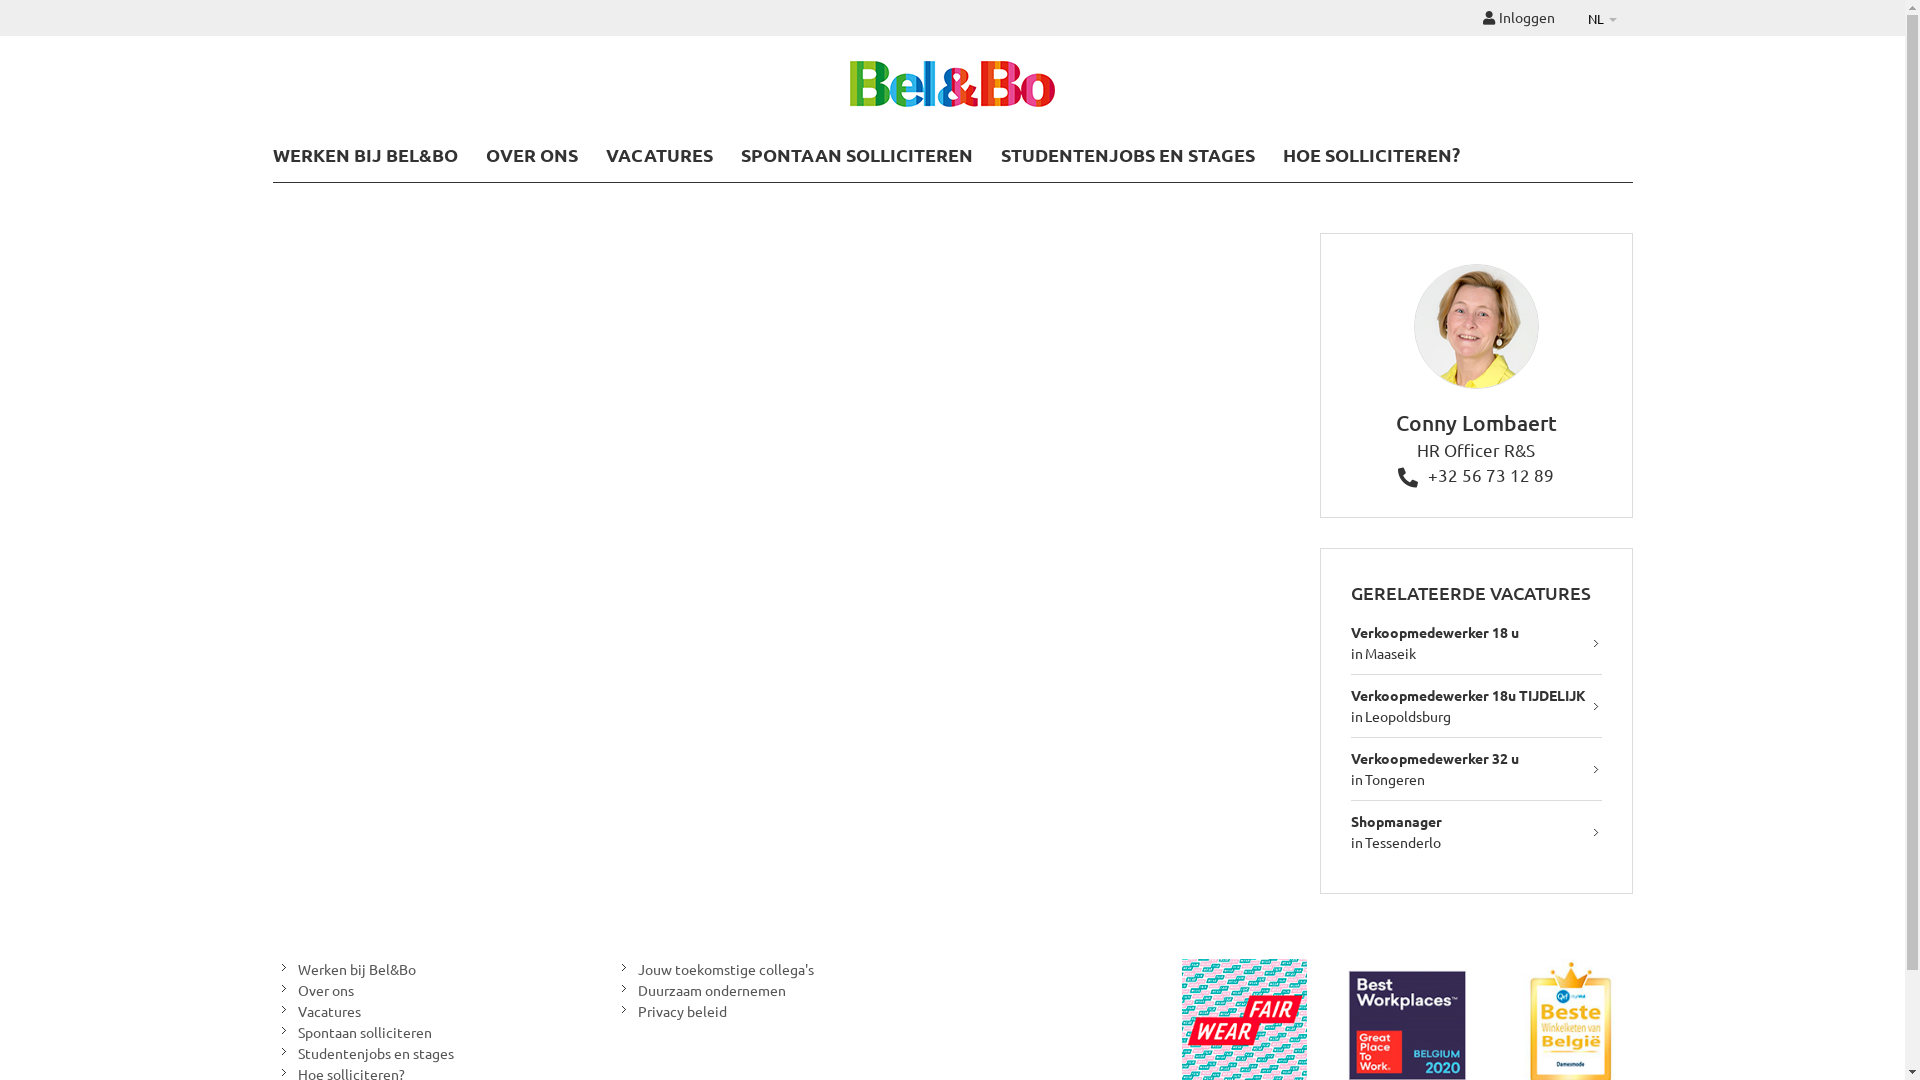  What do you see at coordinates (1369, 153) in the screenshot?
I see `'HOE SOLLICITEREN?'` at bounding box center [1369, 153].